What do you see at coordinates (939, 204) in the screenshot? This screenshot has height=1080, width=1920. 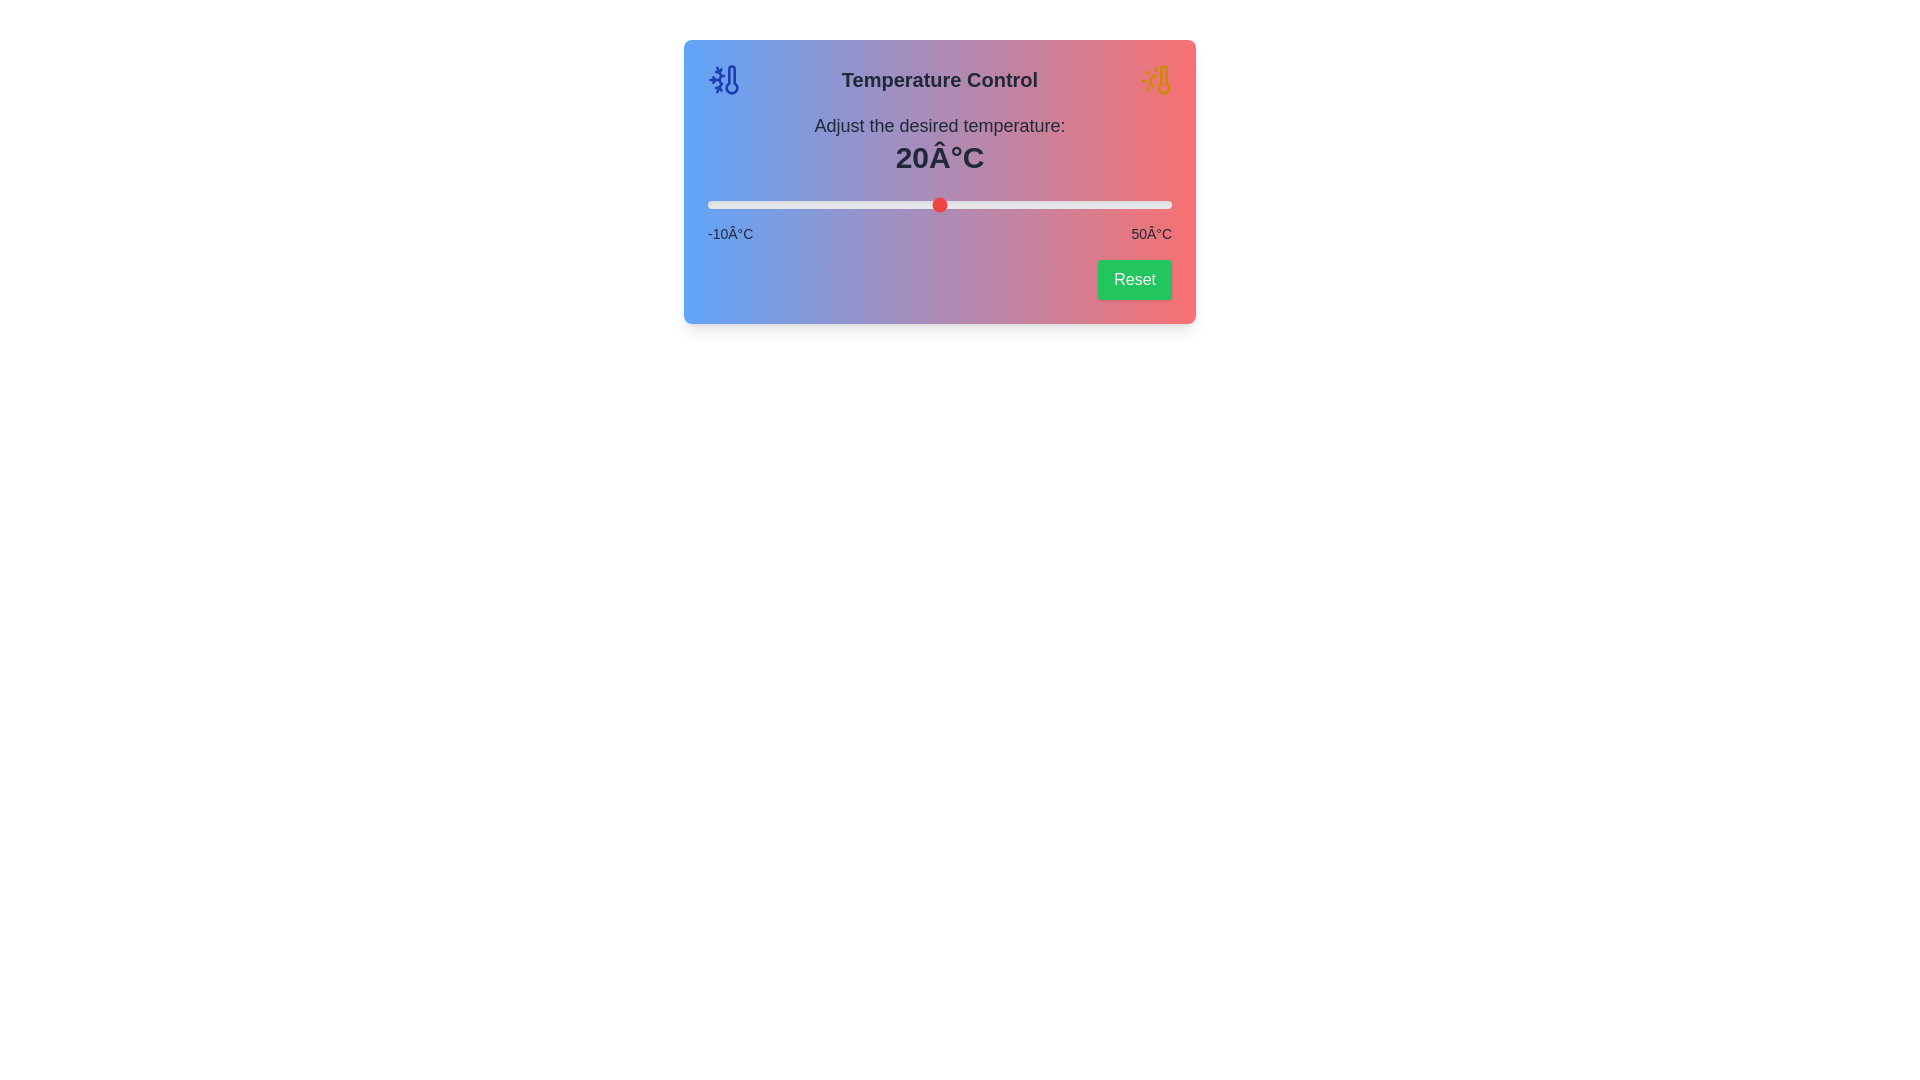 I see `the slider to set the temperature to 20°C` at bounding box center [939, 204].